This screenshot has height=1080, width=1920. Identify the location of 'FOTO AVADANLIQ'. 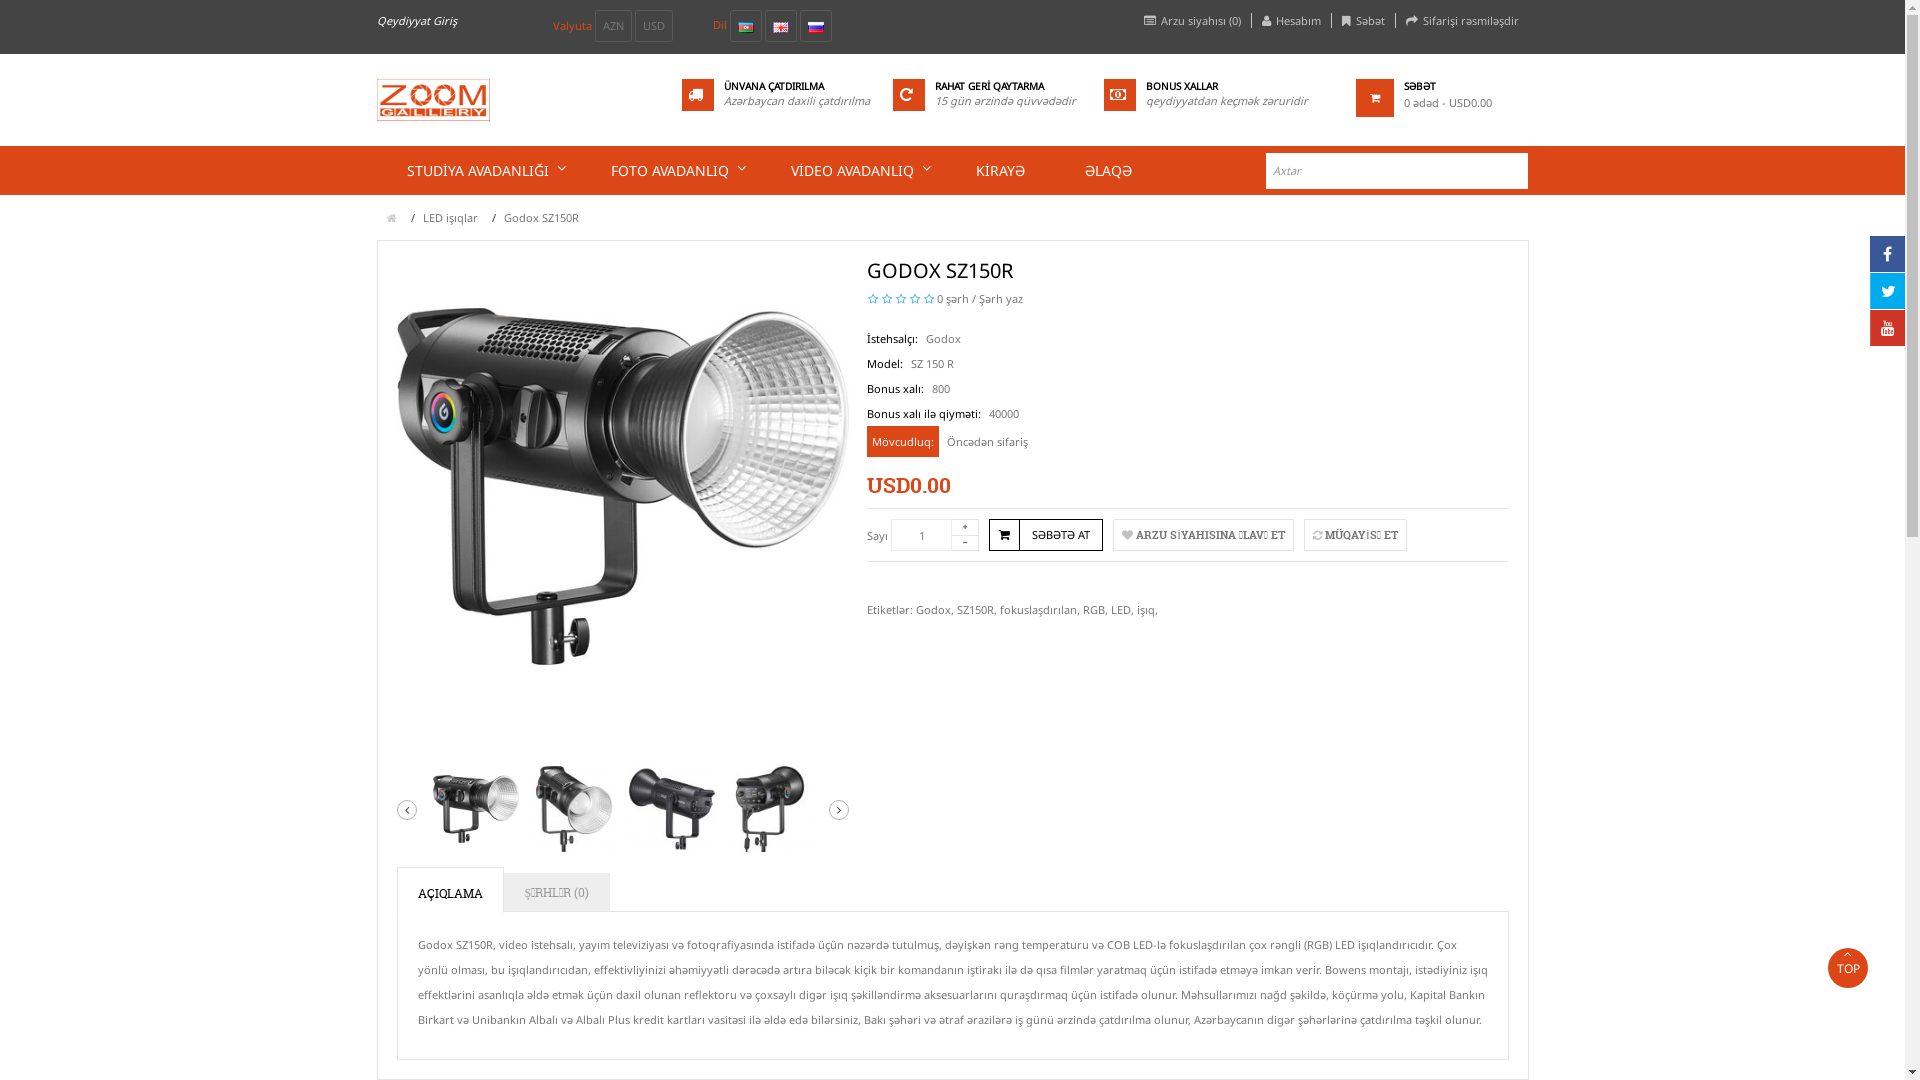
(670, 169).